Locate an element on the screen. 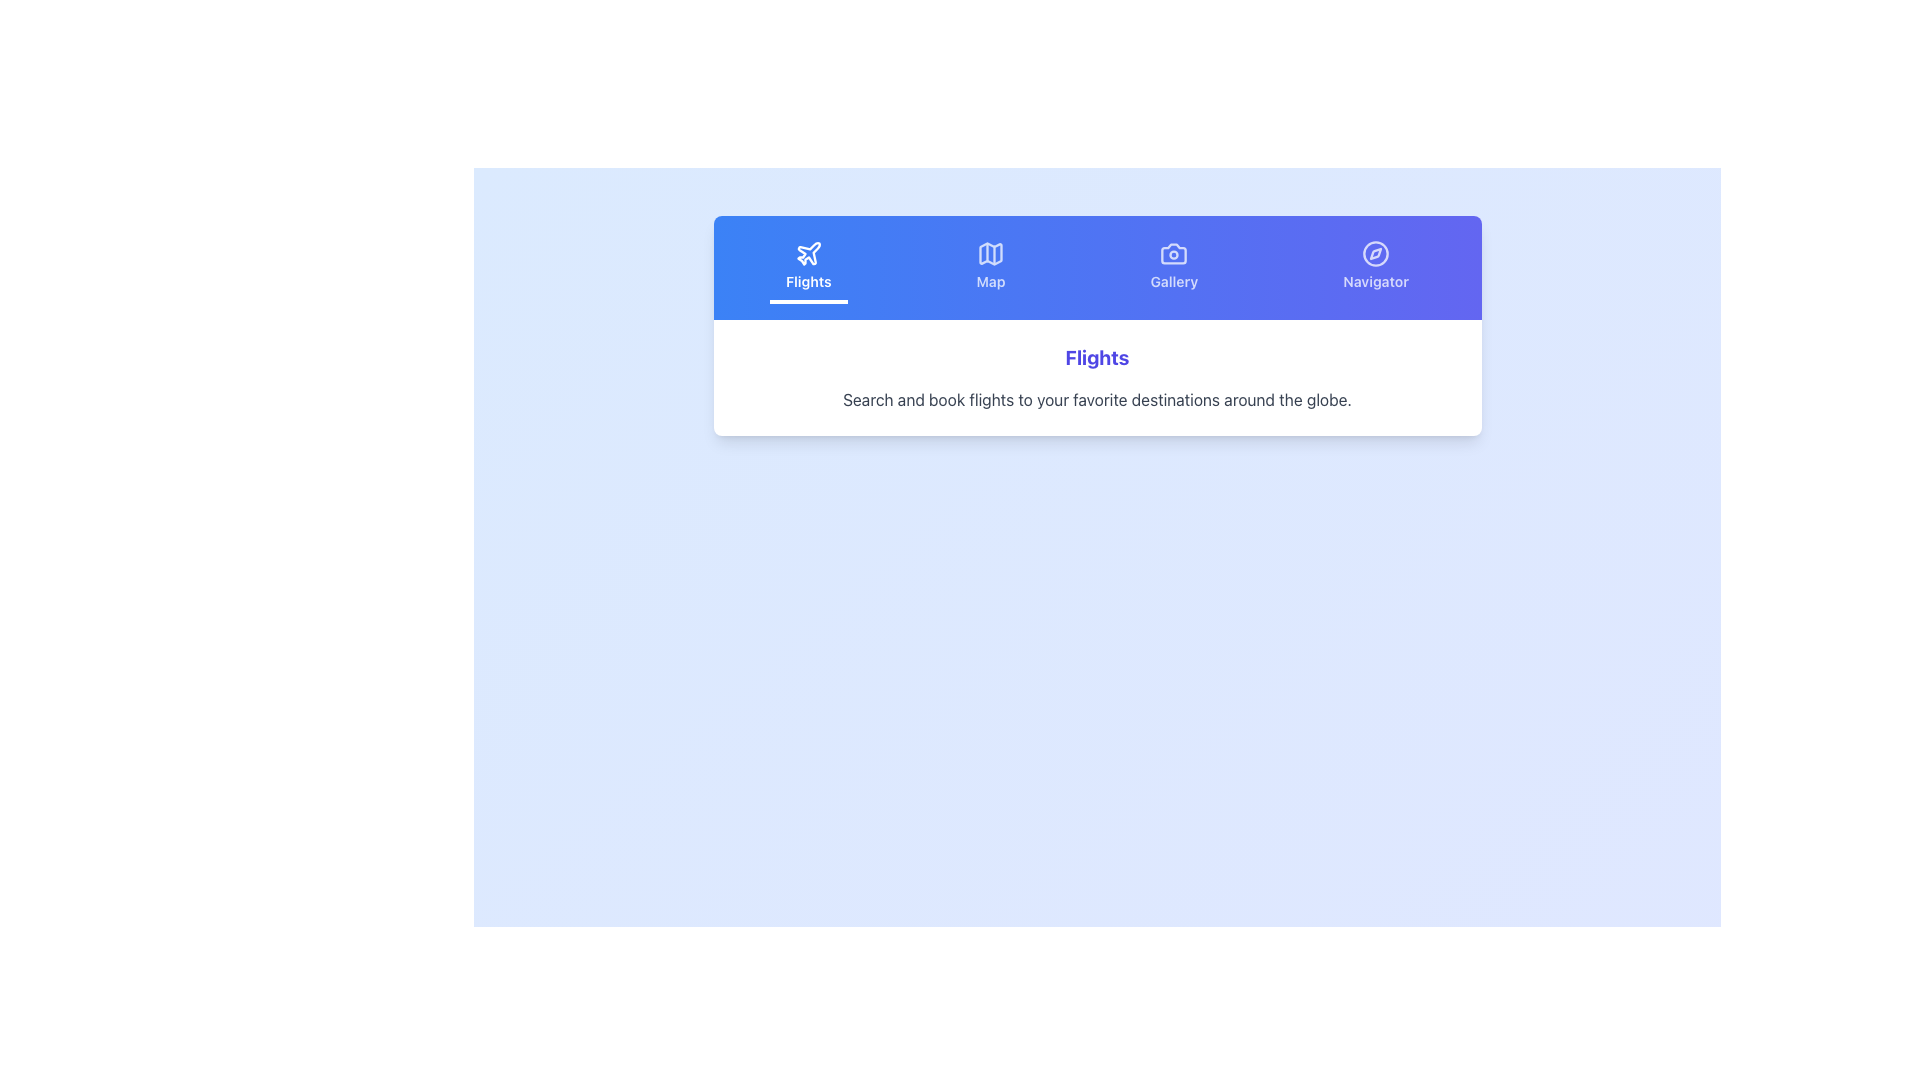 This screenshot has height=1080, width=1920. the airplane icon embedded in the 'Flights' option tab located in the navigation bar at the top of the content area is located at coordinates (808, 252).